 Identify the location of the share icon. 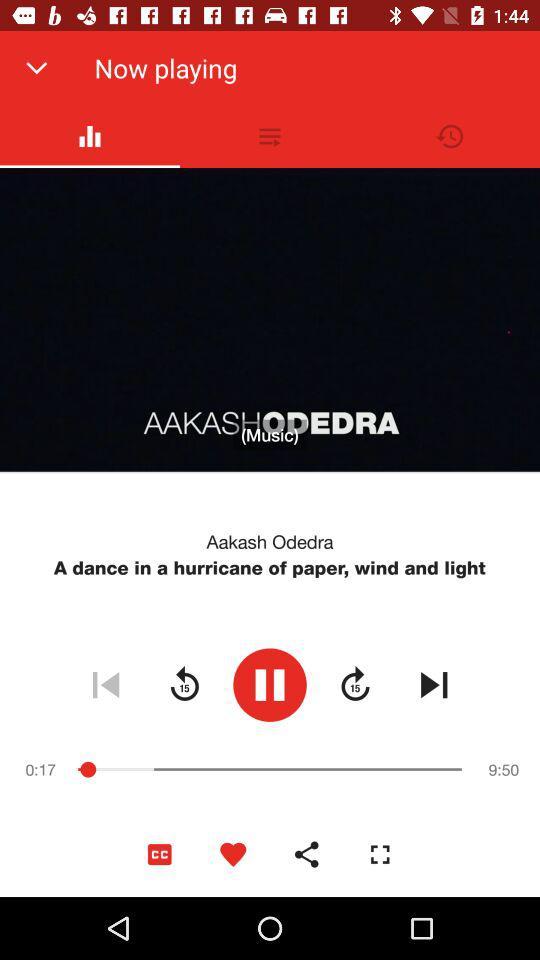
(306, 853).